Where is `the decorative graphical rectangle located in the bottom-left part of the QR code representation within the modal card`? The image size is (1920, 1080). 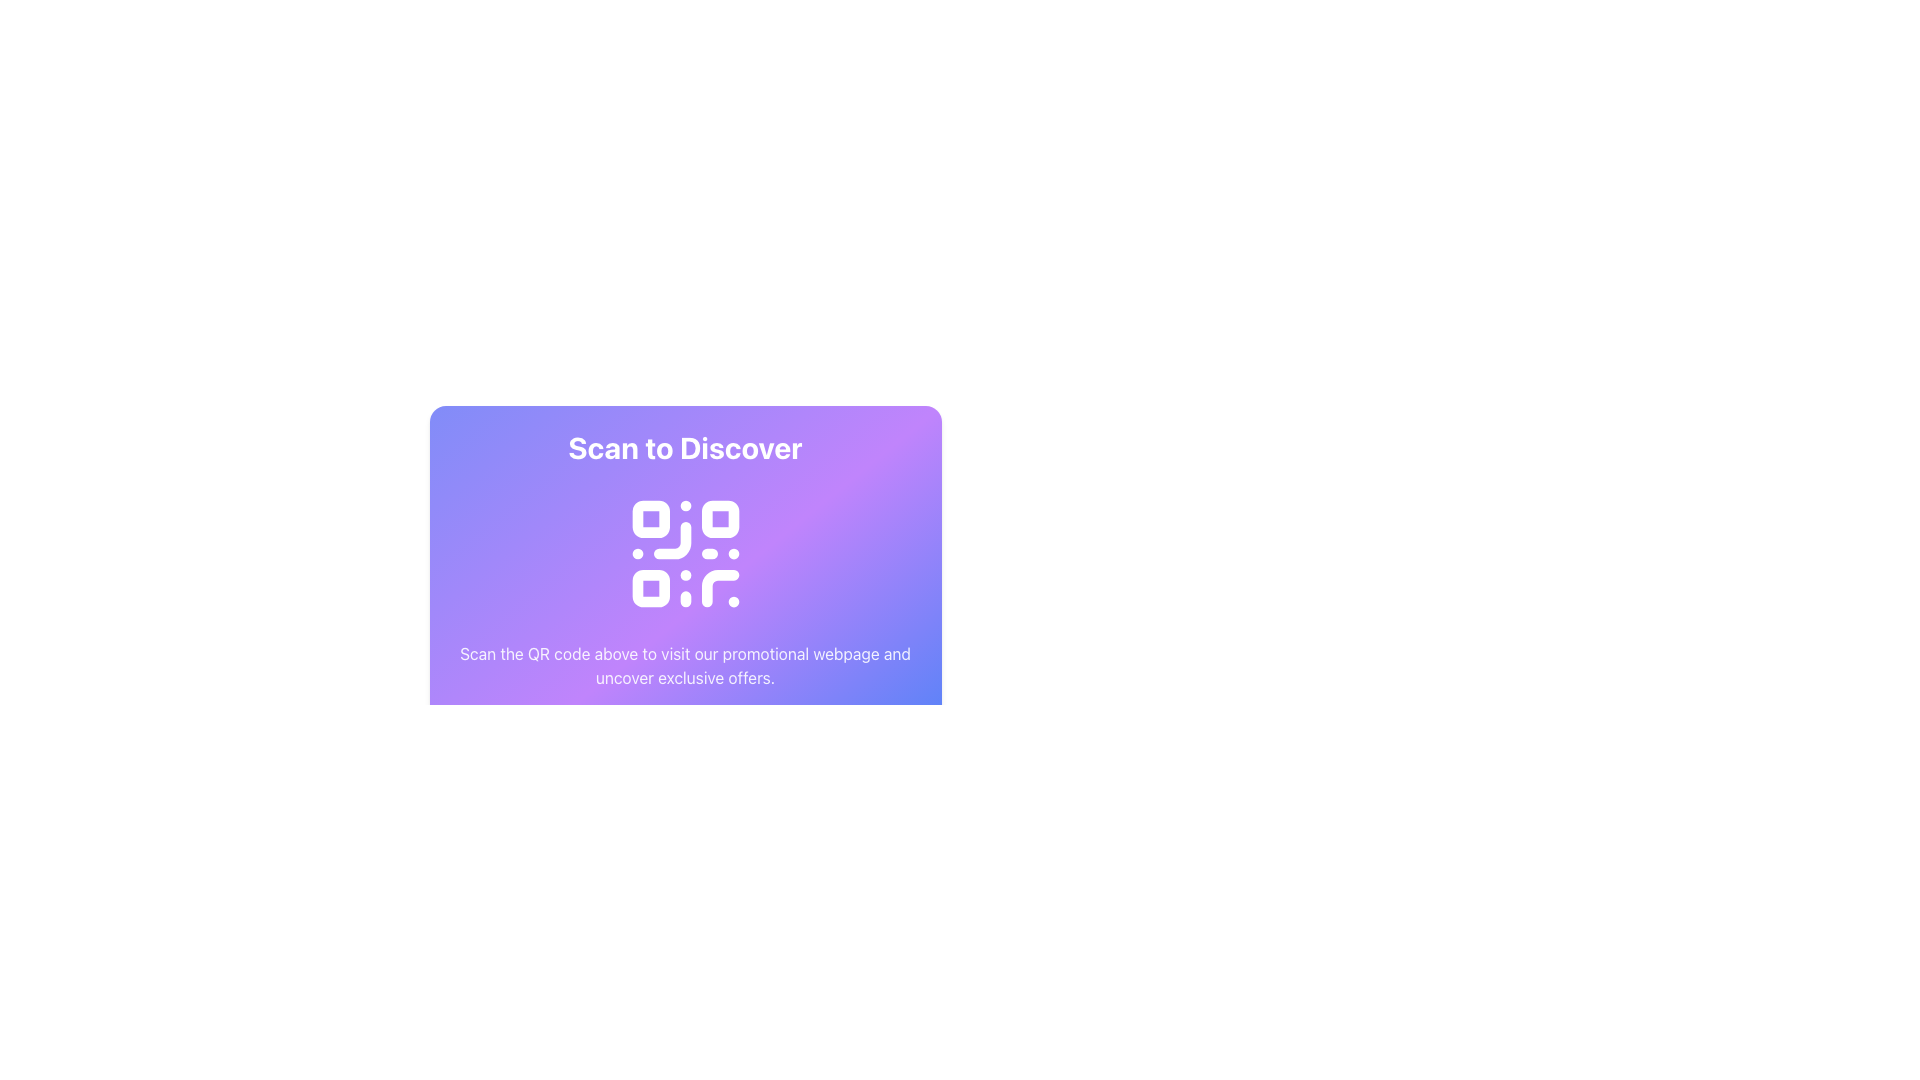 the decorative graphical rectangle located in the bottom-left part of the QR code representation within the modal card is located at coordinates (650, 587).